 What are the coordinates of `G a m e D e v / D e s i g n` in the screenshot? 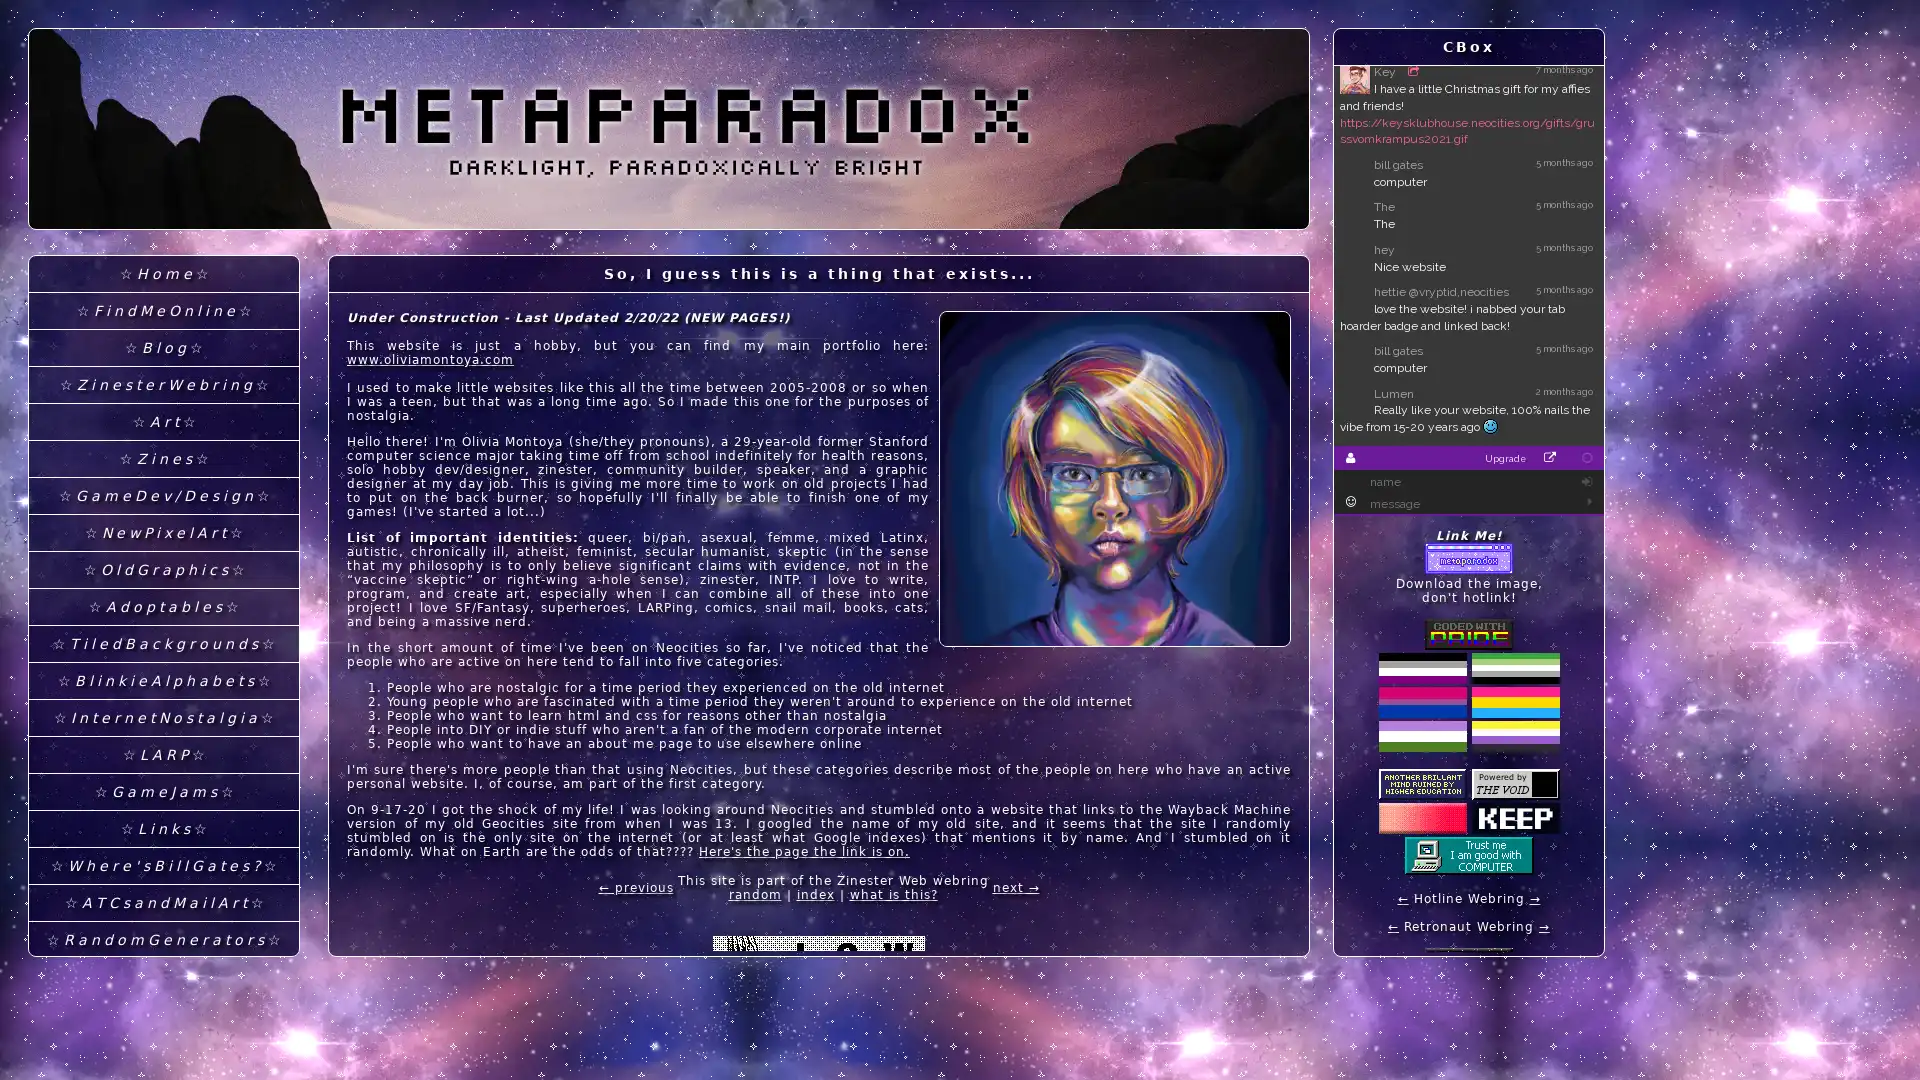 It's located at (163, 495).